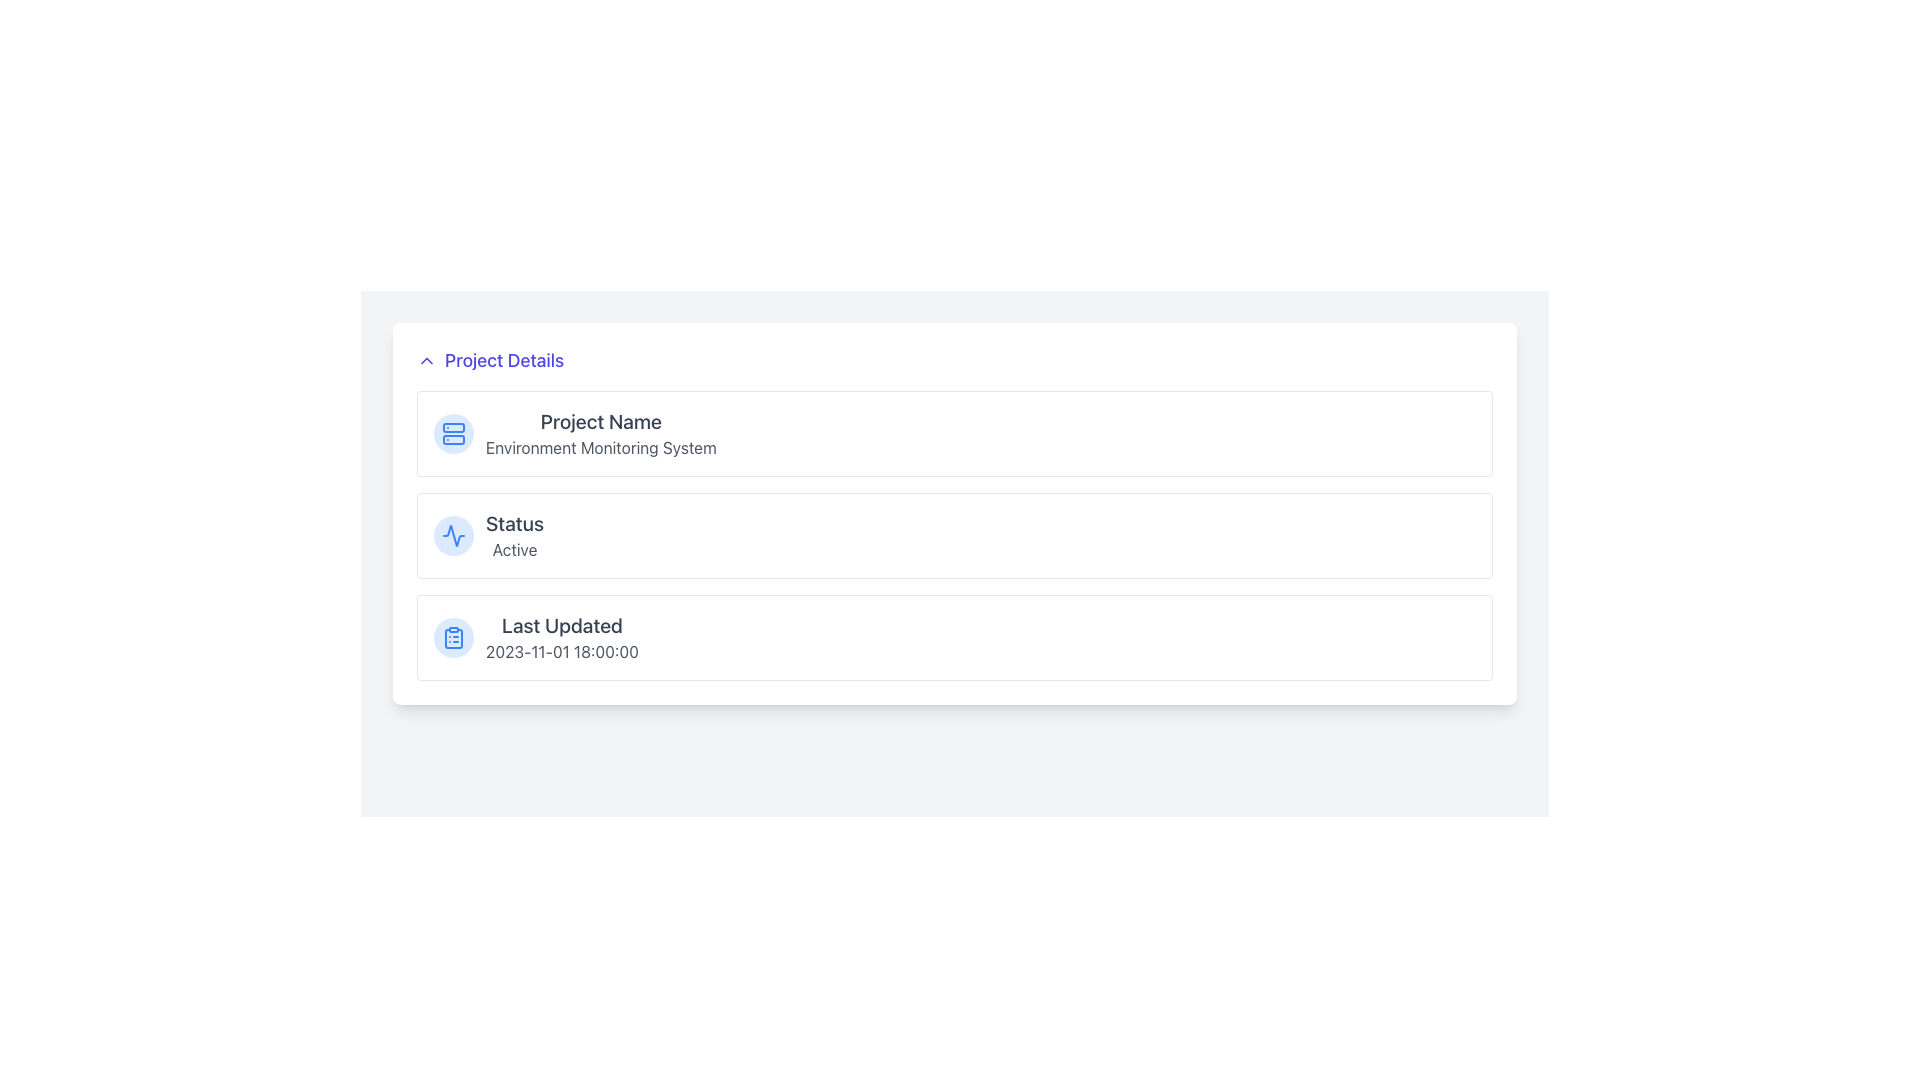  What do you see at coordinates (514, 523) in the screenshot?
I see `the text label that indicates the status of the project, positioned above the 'Active' text and to the right of the graph icon` at bounding box center [514, 523].